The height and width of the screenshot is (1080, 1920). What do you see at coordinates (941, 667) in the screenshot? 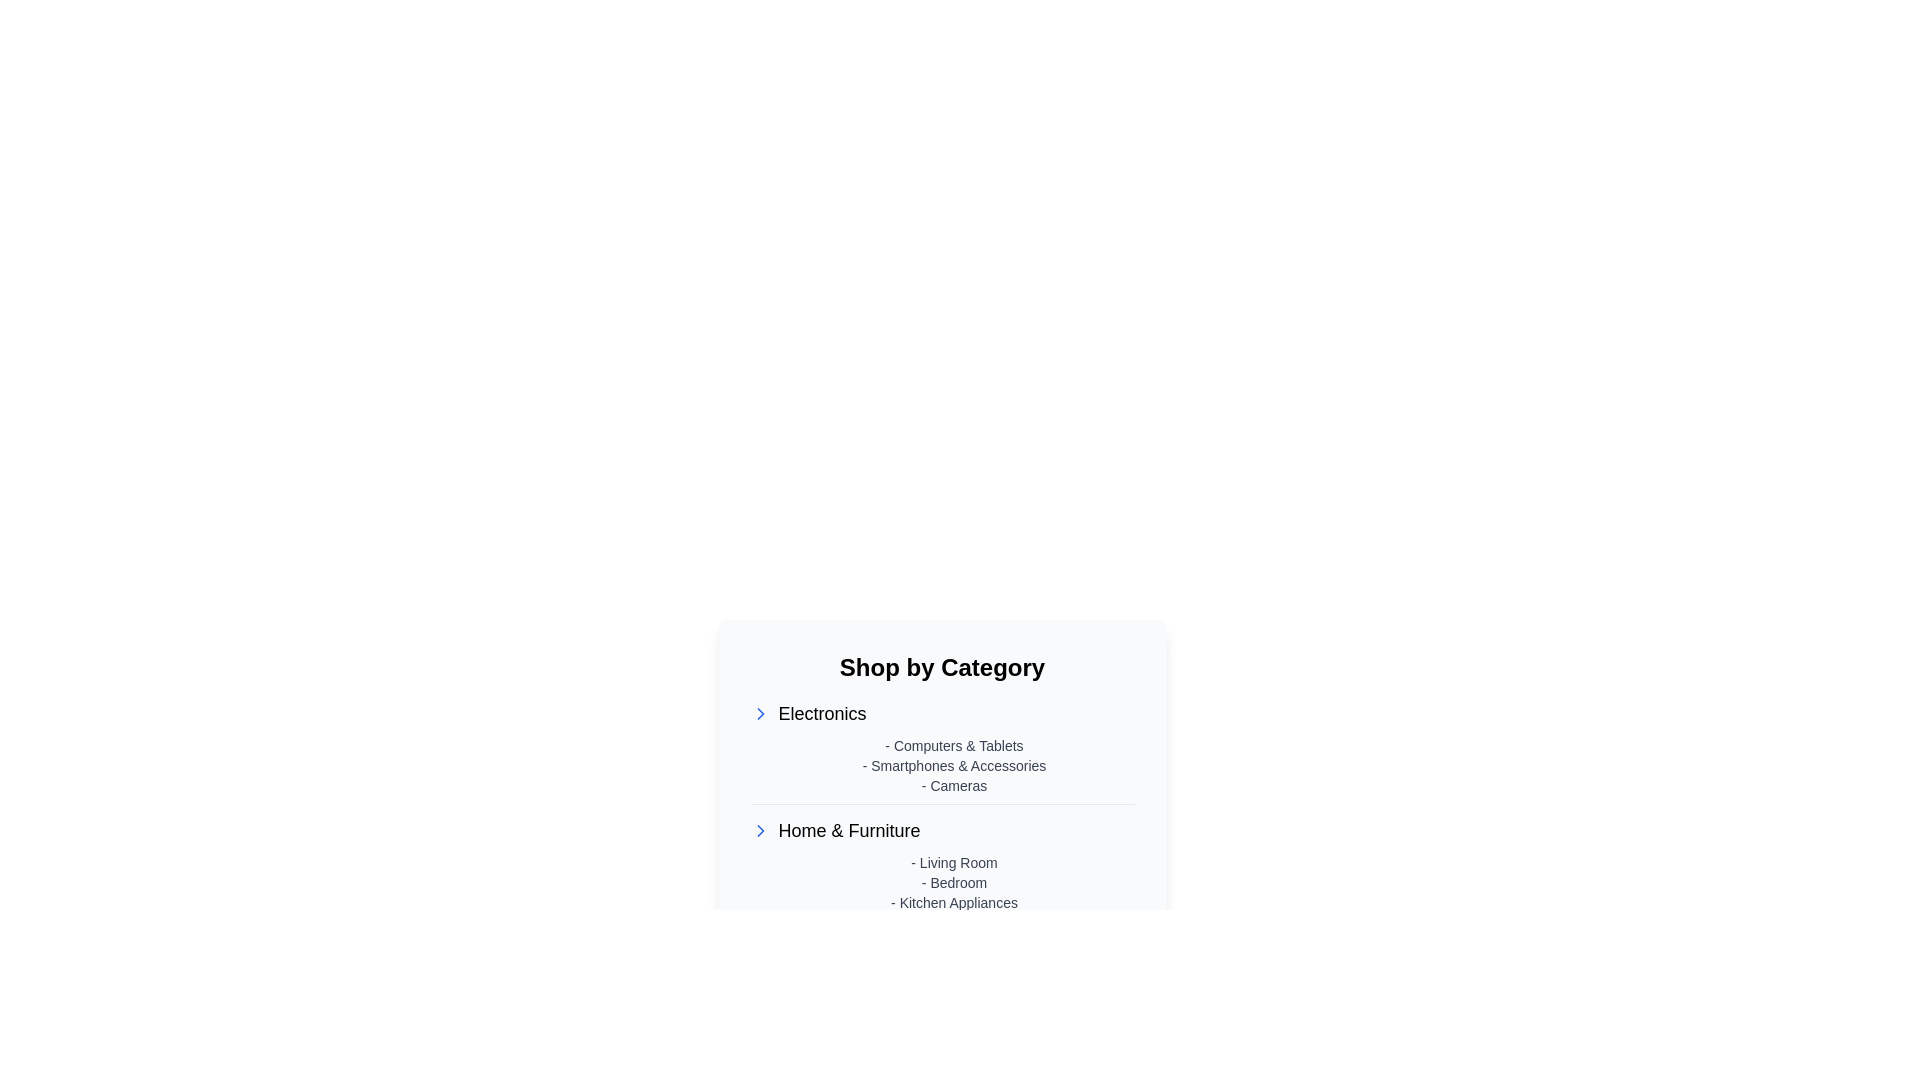
I see `header text element that serves as the title for the category browser, located at the top of the section` at bounding box center [941, 667].